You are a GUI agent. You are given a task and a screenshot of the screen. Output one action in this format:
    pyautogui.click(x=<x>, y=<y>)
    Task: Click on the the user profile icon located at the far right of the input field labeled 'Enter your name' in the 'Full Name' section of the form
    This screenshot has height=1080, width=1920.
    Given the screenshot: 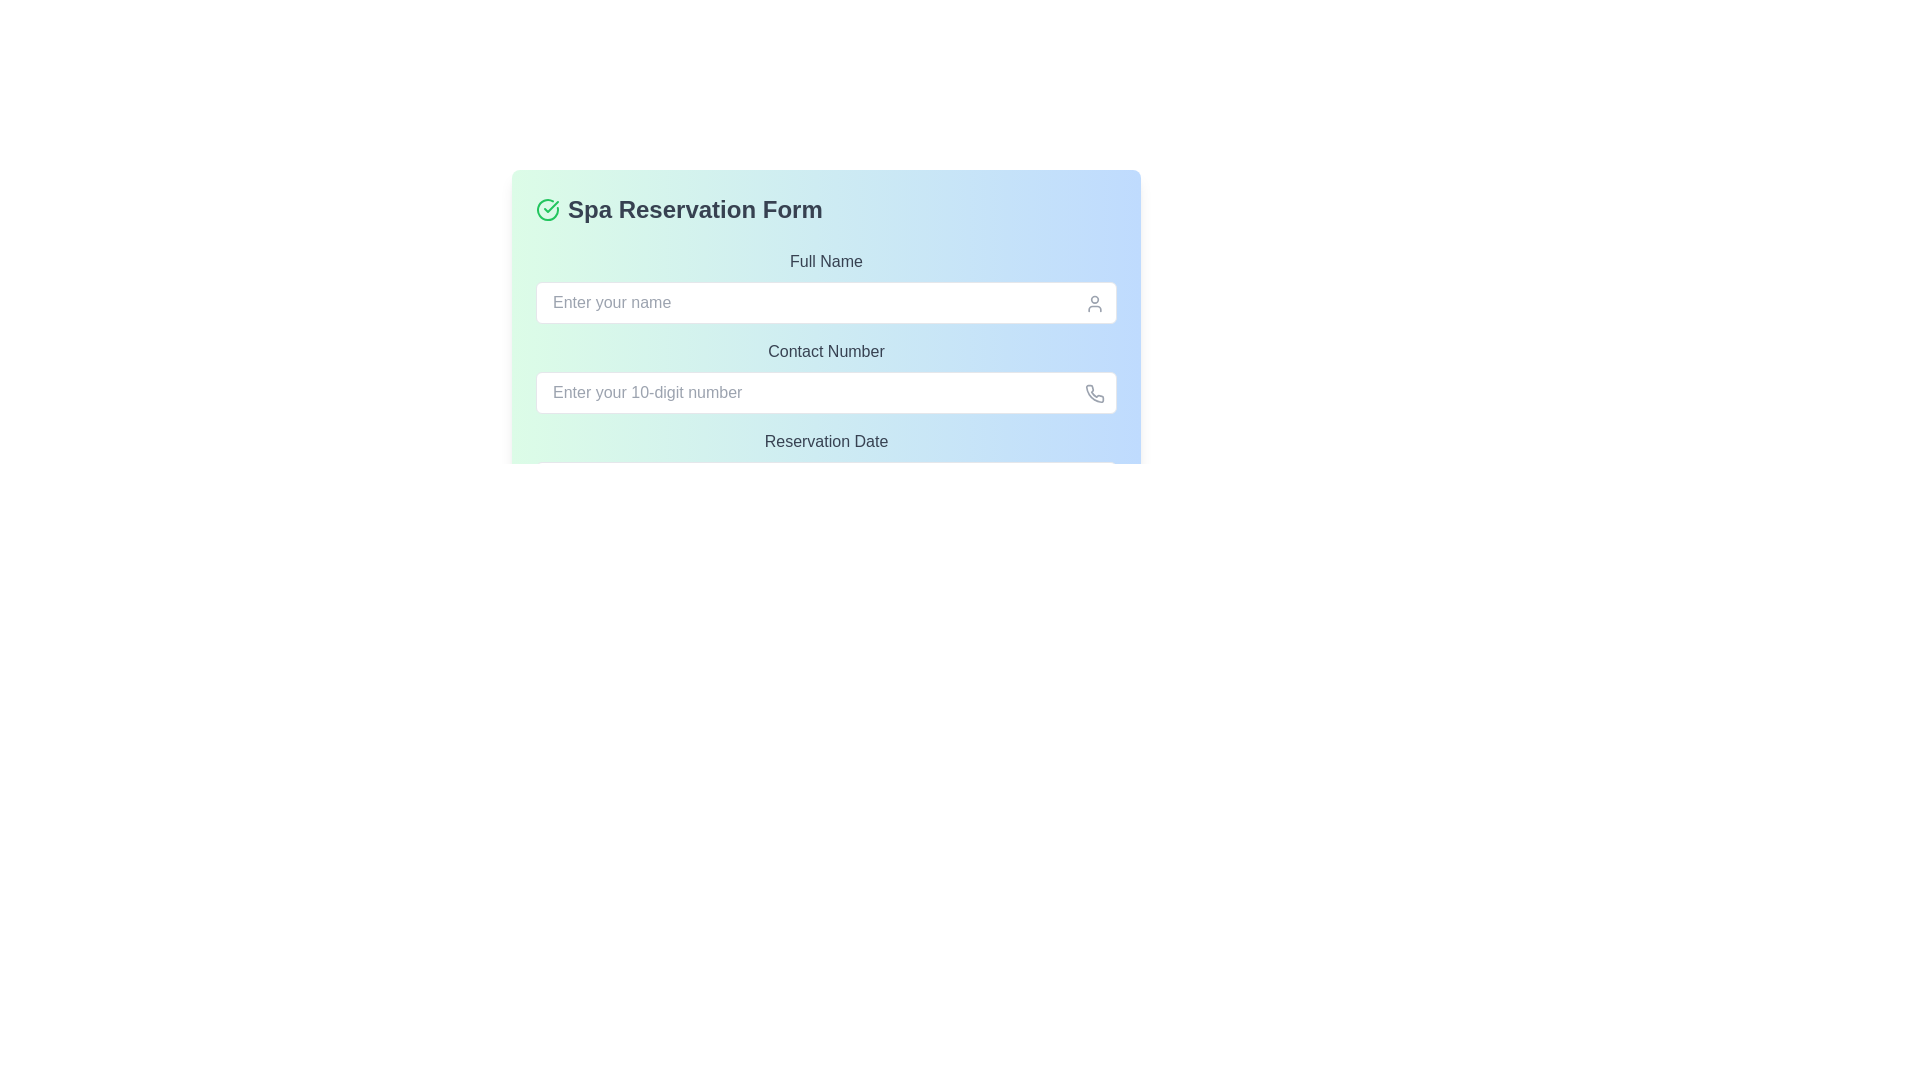 What is the action you would take?
    pyautogui.click(x=1093, y=304)
    